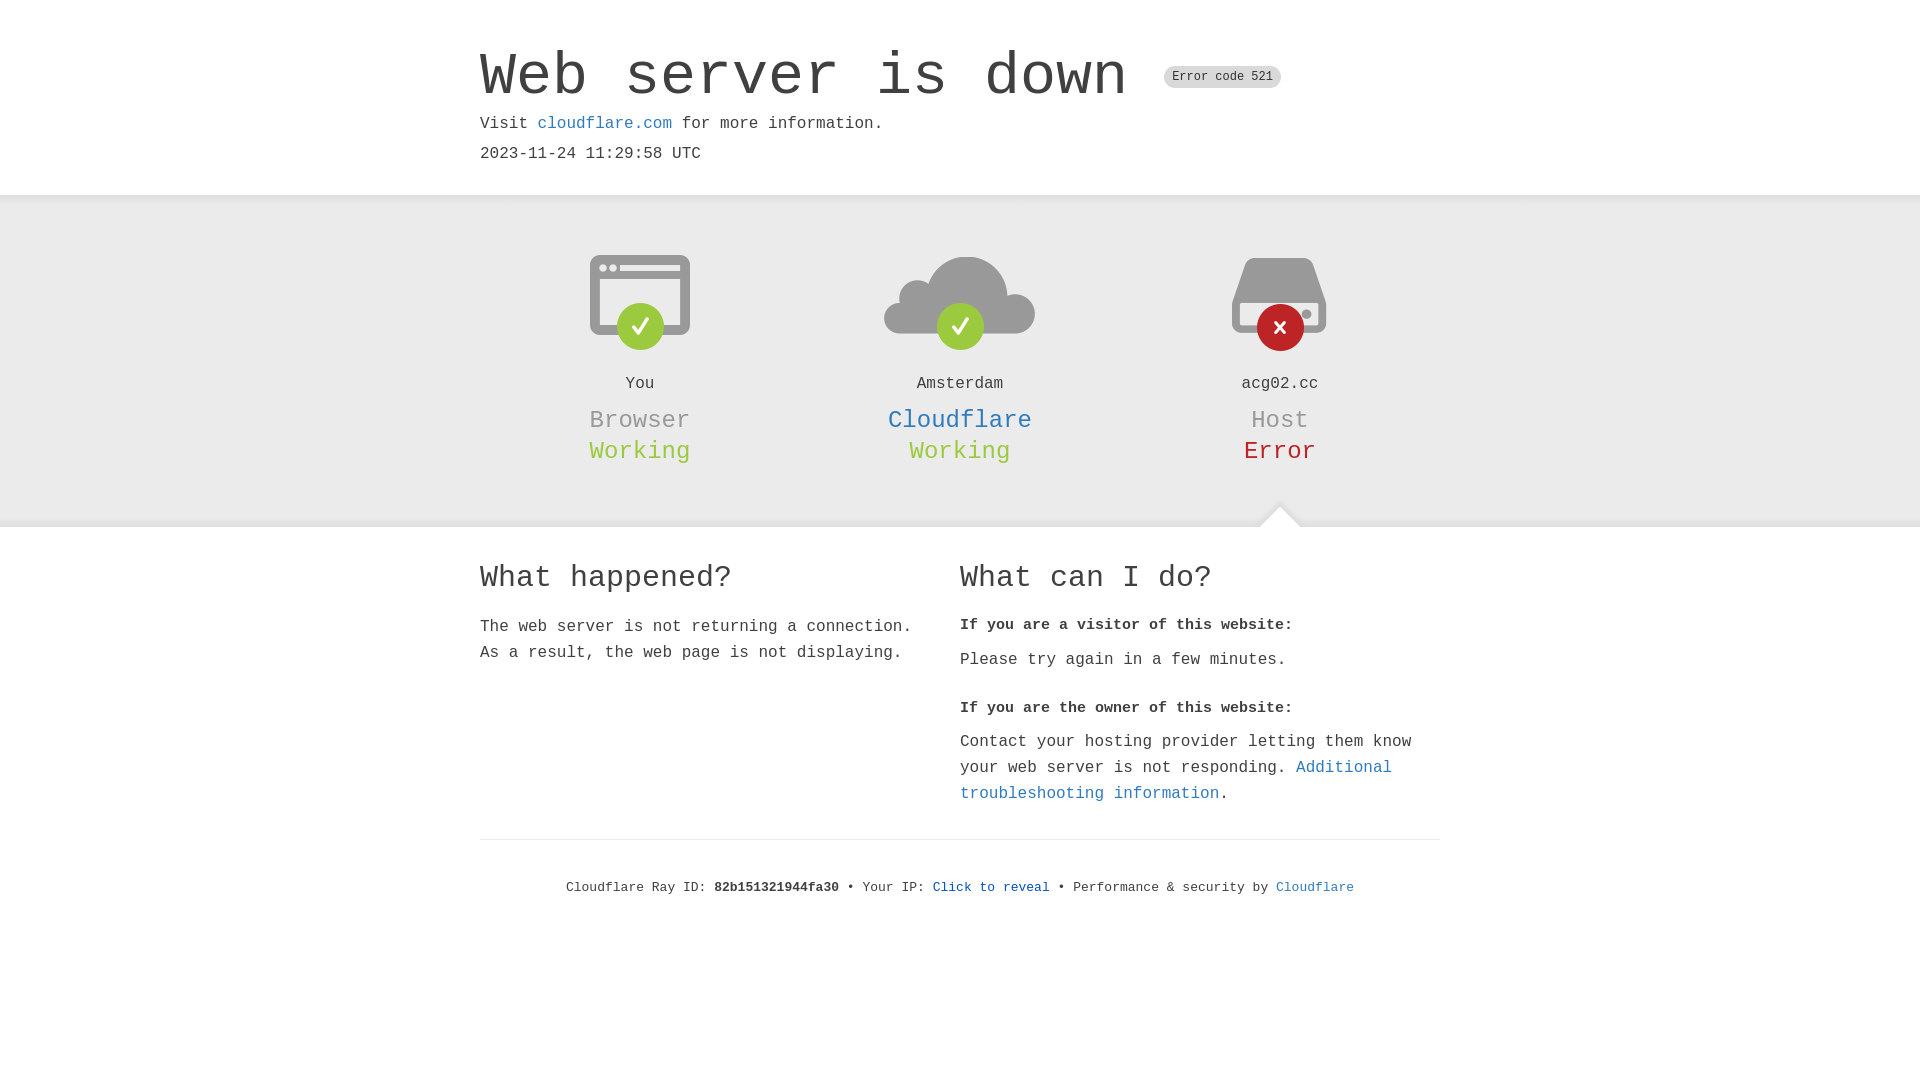  Describe the element at coordinates (991, 886) in the screenshot. I see `'Click to reveal'` at that location.